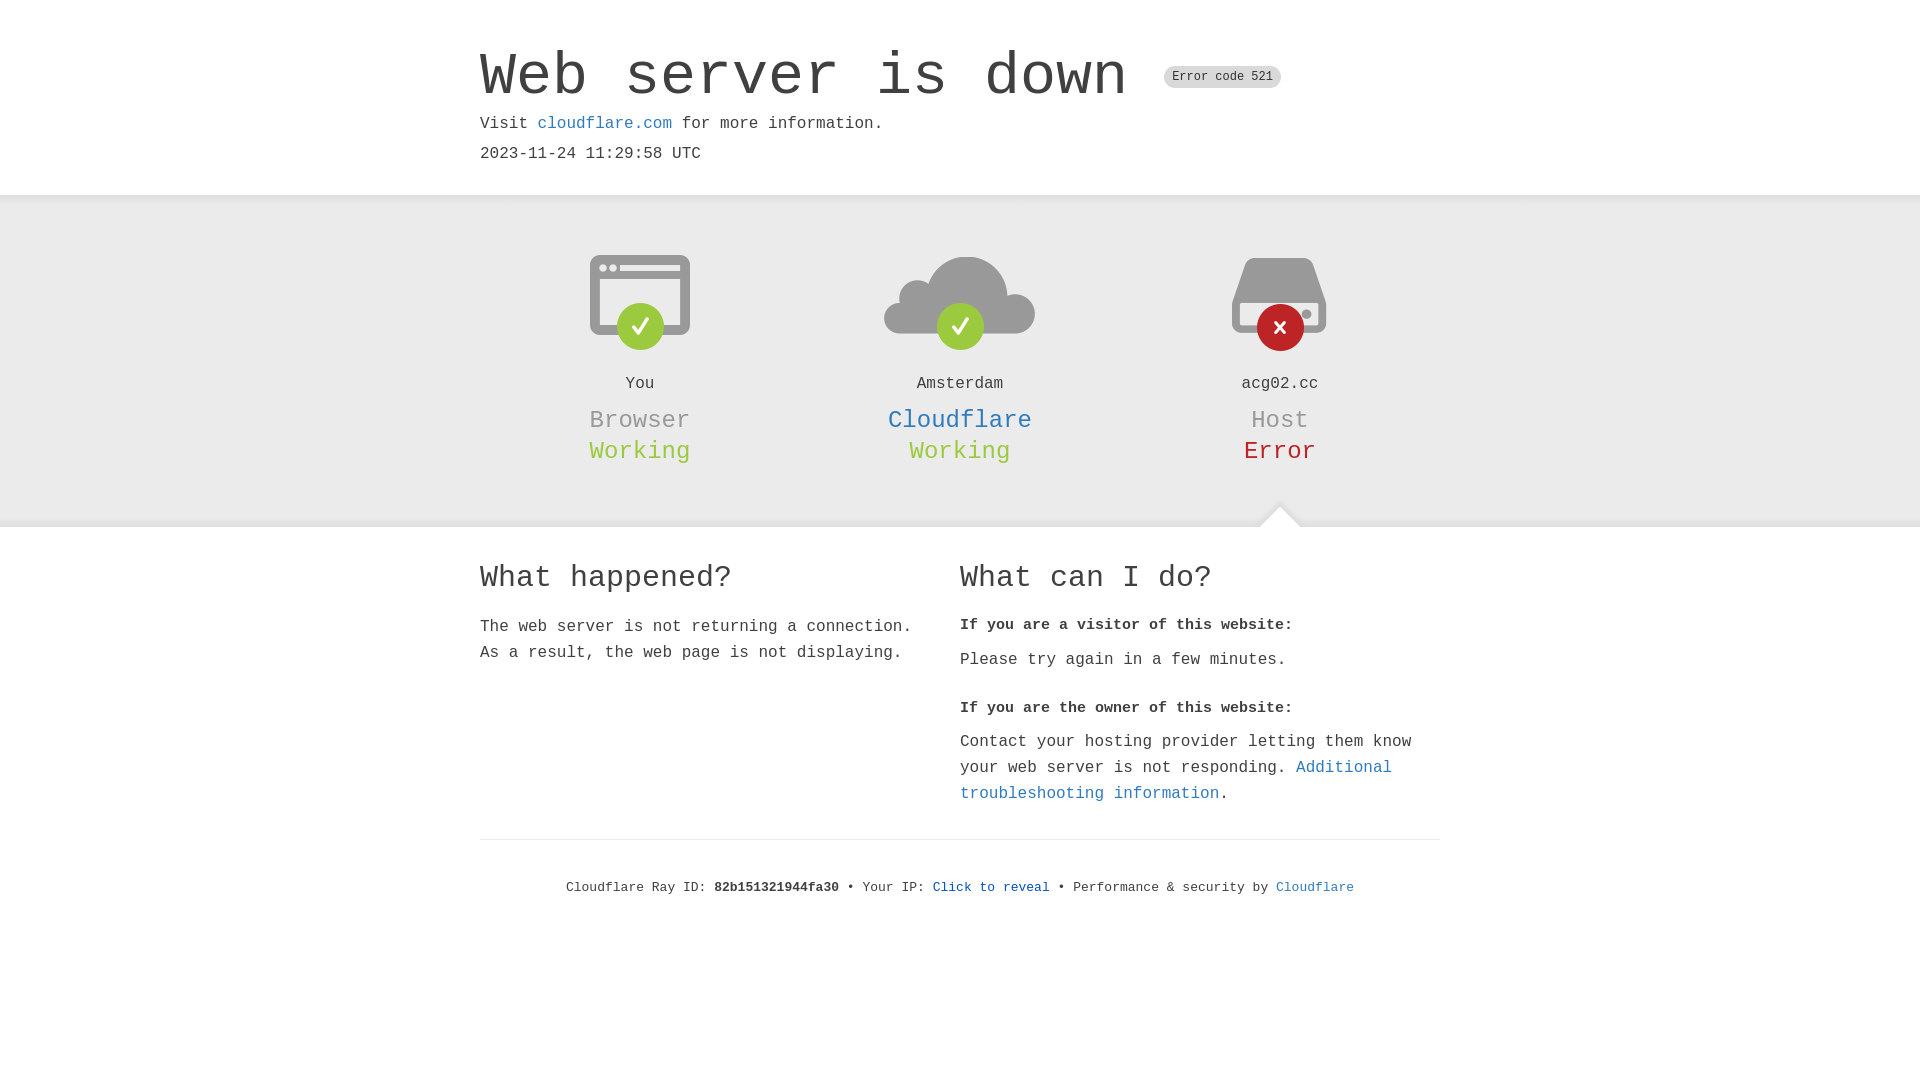  Describe the element at coordinates (991, 886) in the screenshot. I see `'Click to reveal'` at that location.